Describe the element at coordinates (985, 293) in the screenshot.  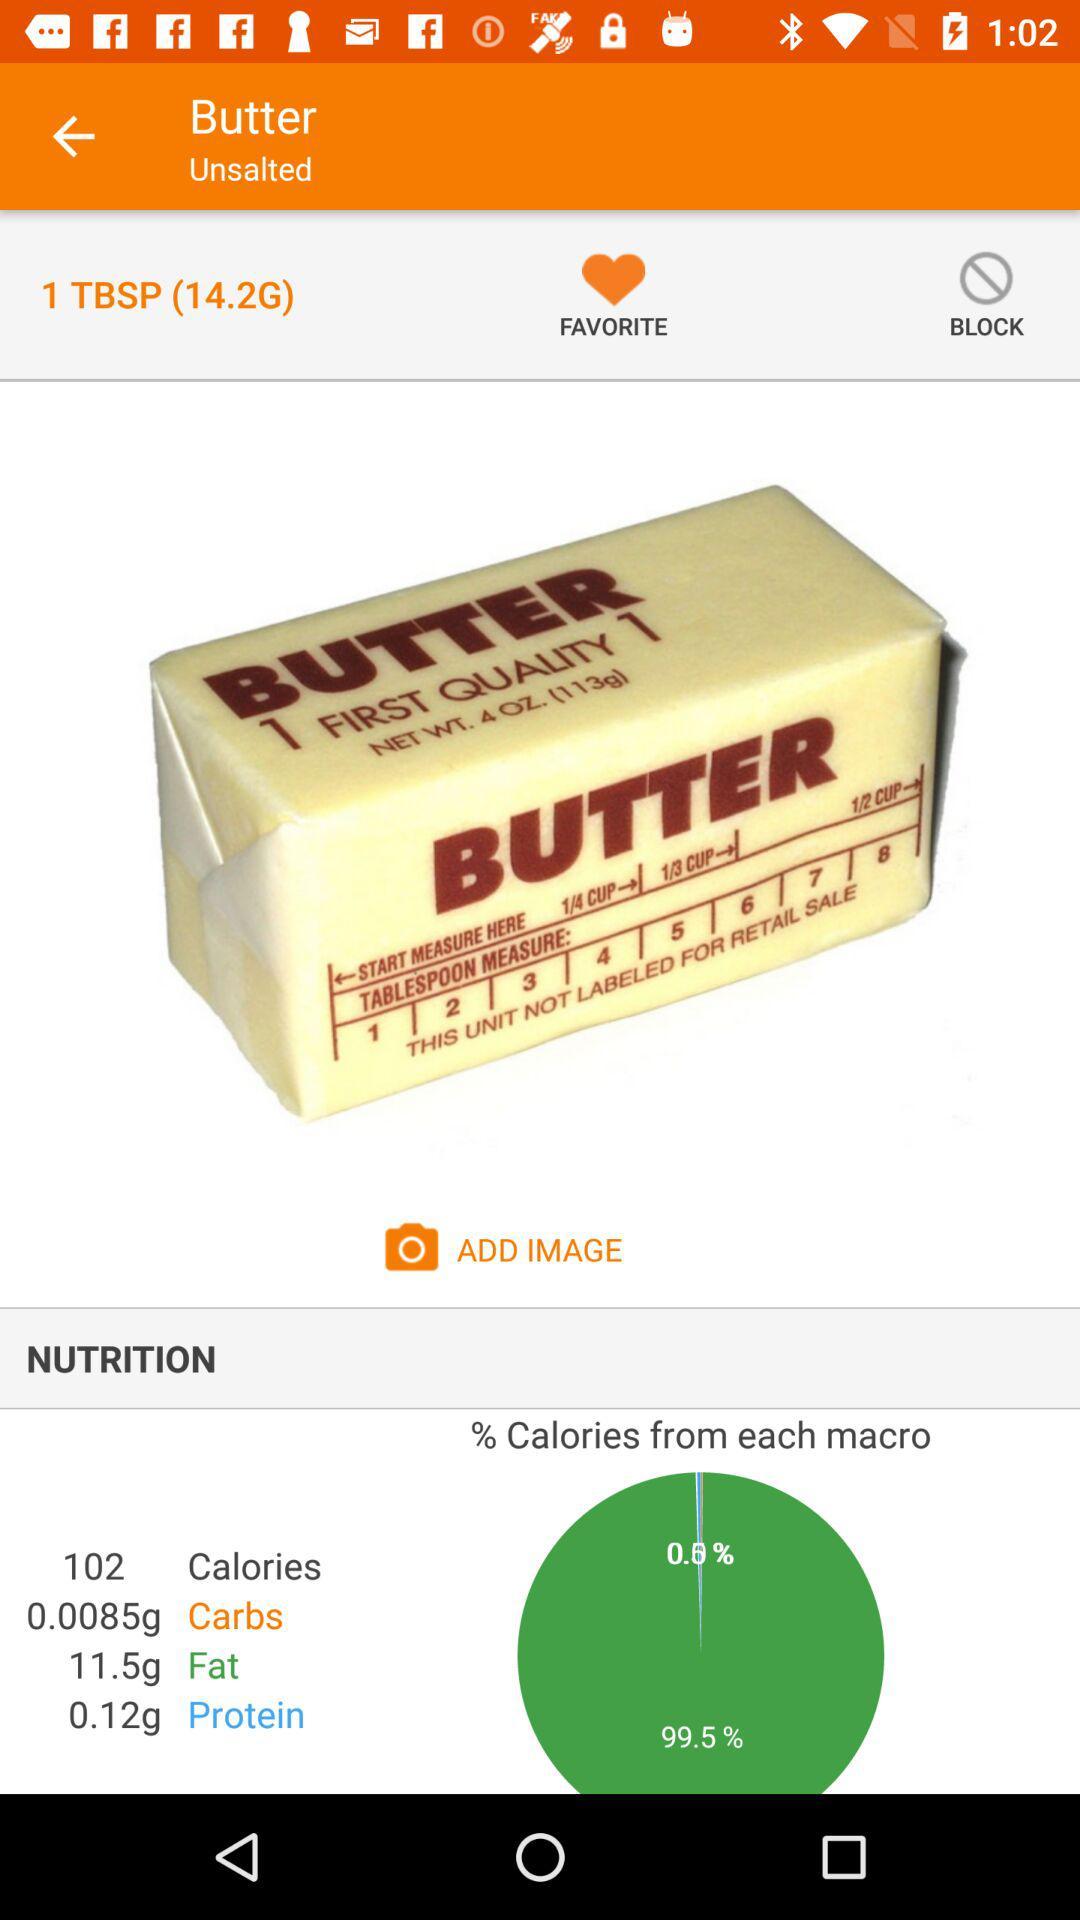
I see `the button block on the web page` at that location.